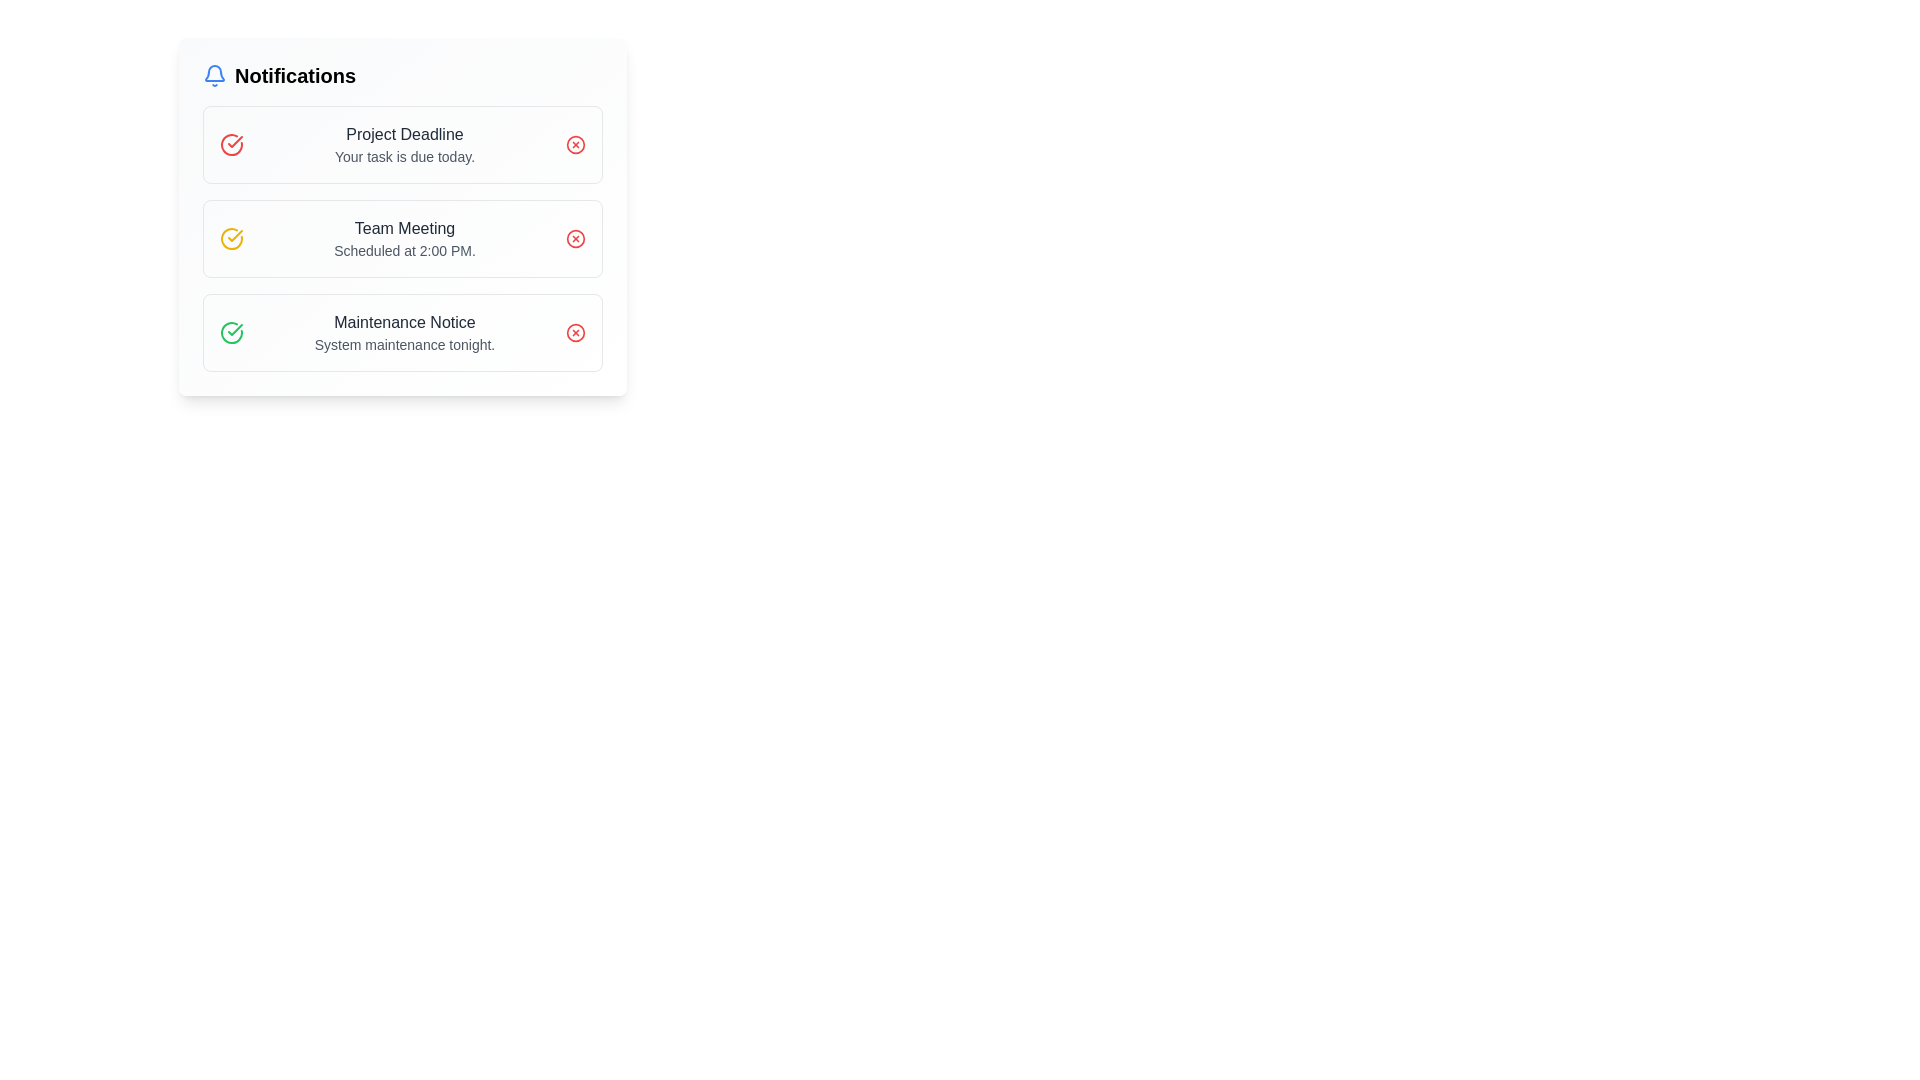  Describe the element at coordinates (231, 331) in the screenshot. I see `the green circular icon with a checkmark inside, which indicates a successful status, located on the leftmost part of the third notification entry titled 'Maintenance Notice'` at that location.